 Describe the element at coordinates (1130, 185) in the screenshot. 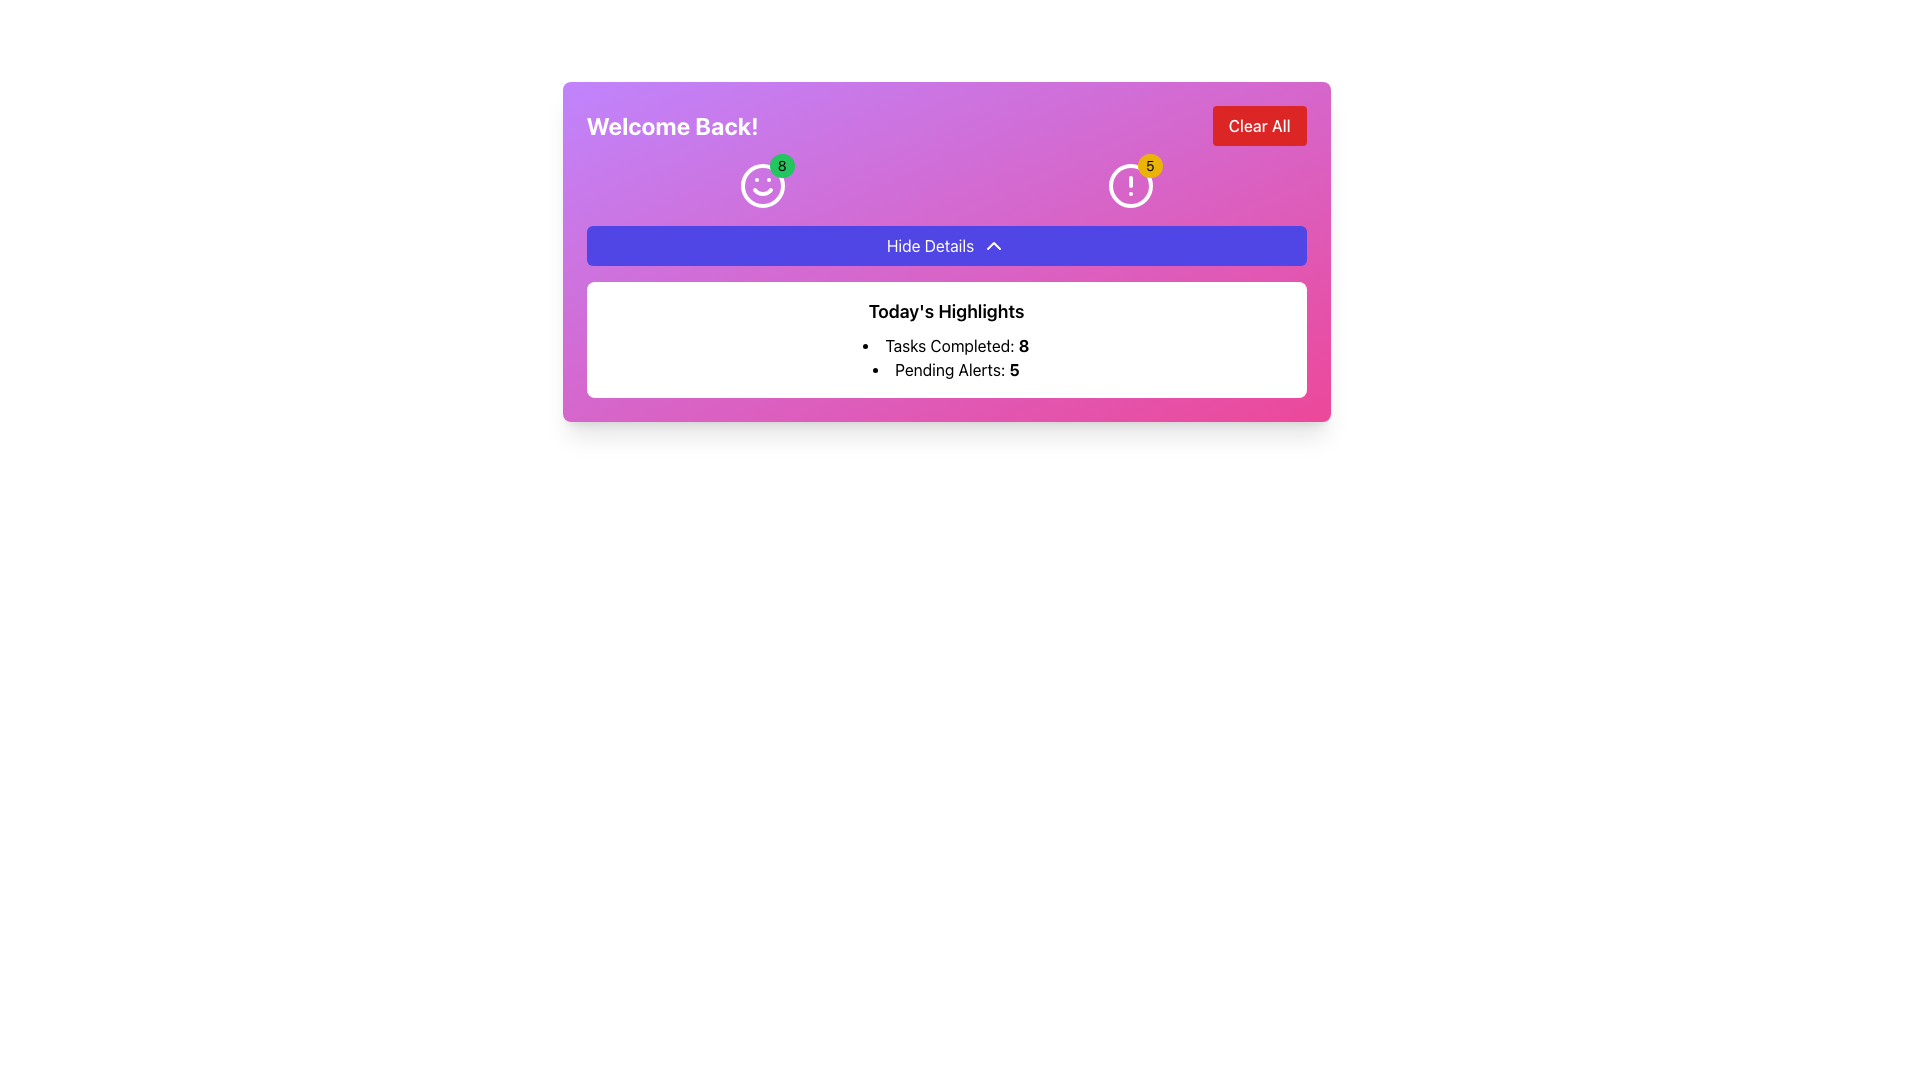

I see `the circular badge icon with an alert symbol and a yellow label '5' located at the top-right corner, positioned to the right of a smiling face icon` at that location.